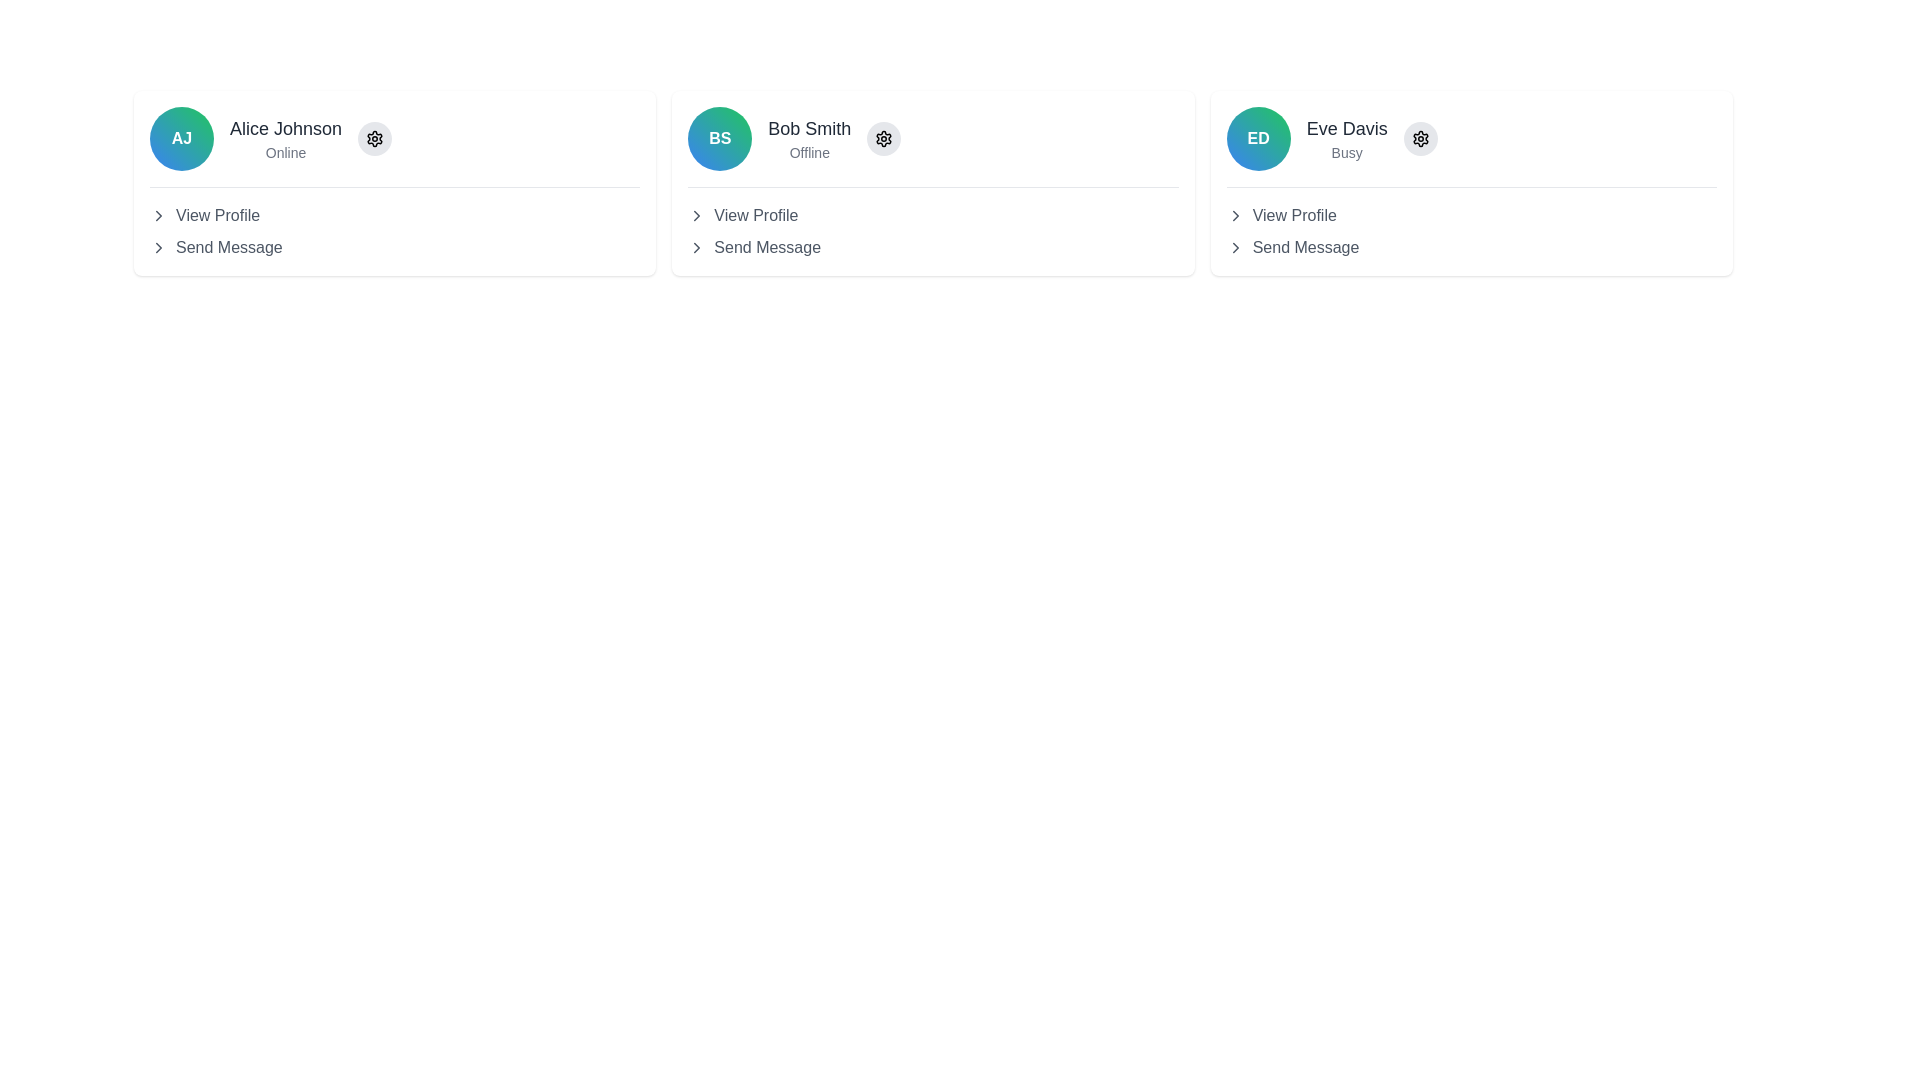  I want to click on the Interactive List containing 'View Profile' and 'Send Message', so click(932, 230).